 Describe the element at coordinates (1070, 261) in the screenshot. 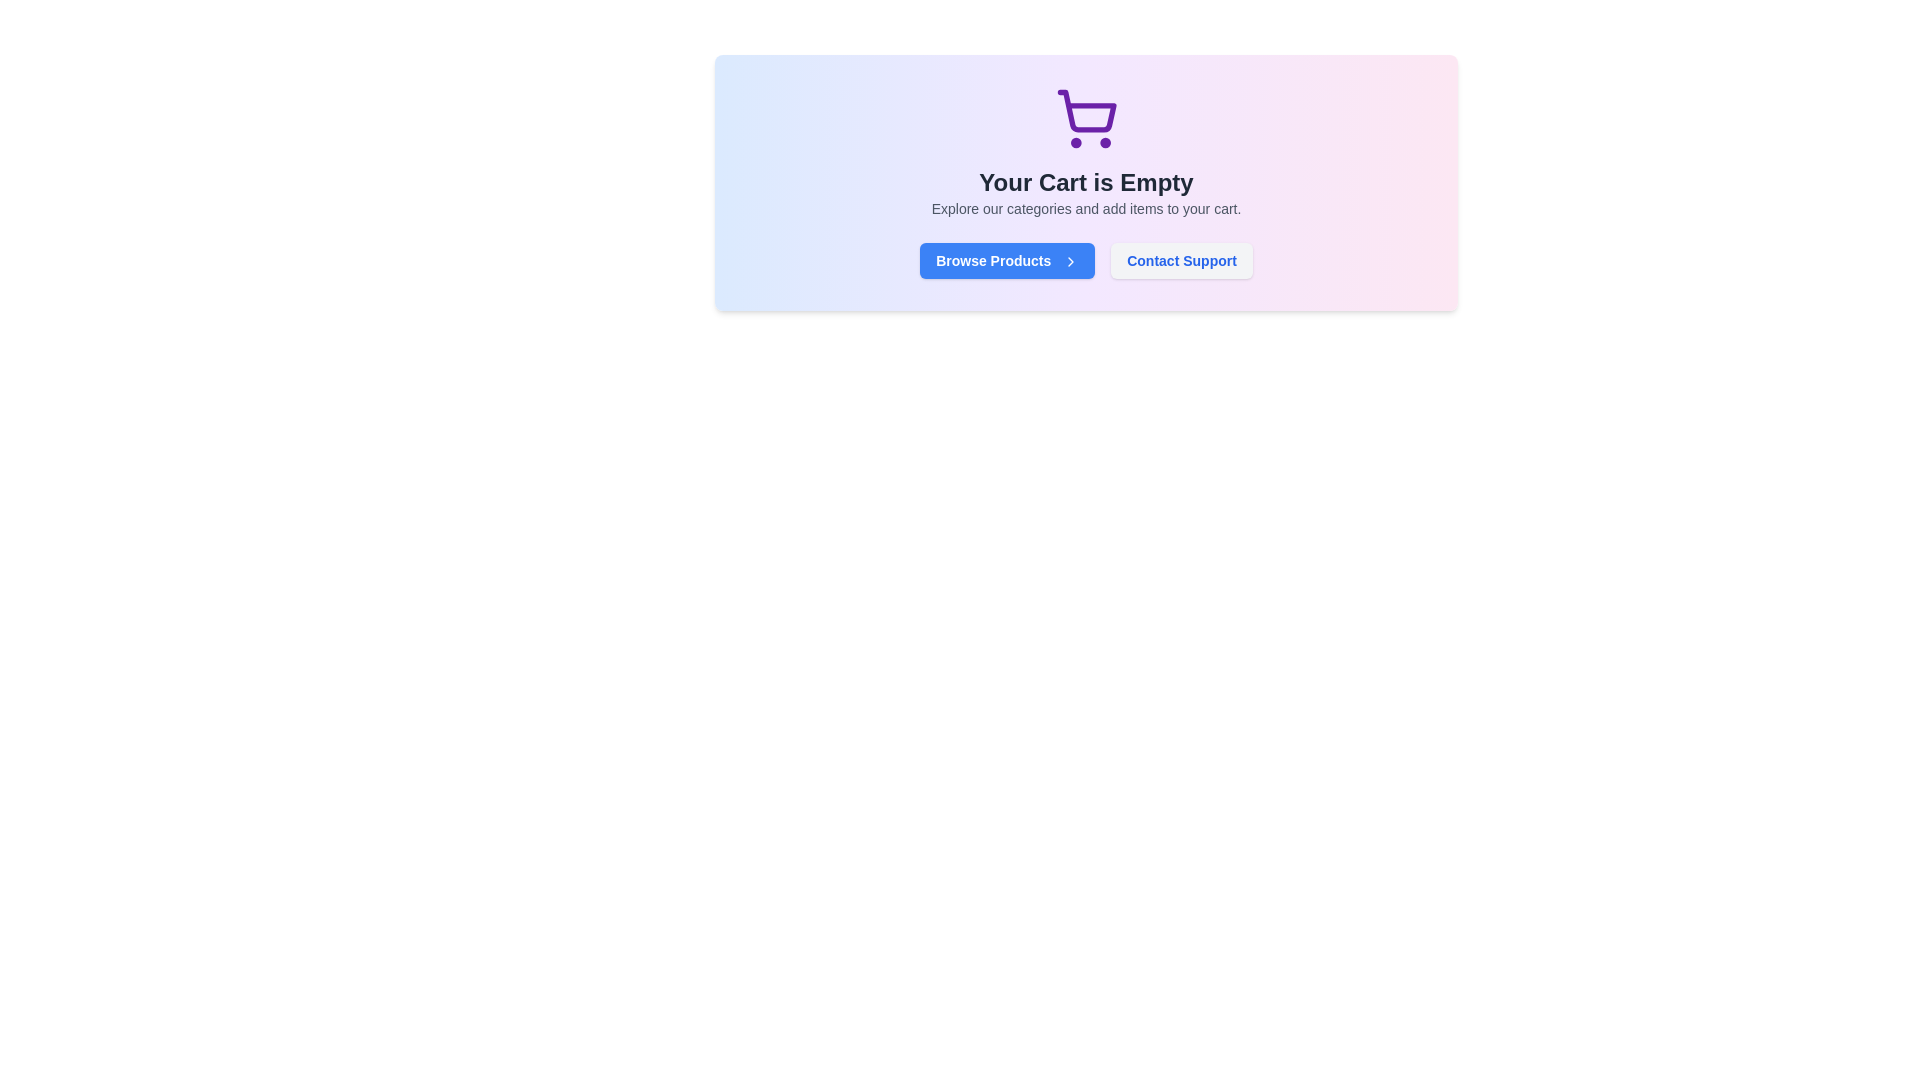

I see `the rightward-pointing arrow icon within the outlined circle, located on the far right end of the 'Browse Products' button` at that location.